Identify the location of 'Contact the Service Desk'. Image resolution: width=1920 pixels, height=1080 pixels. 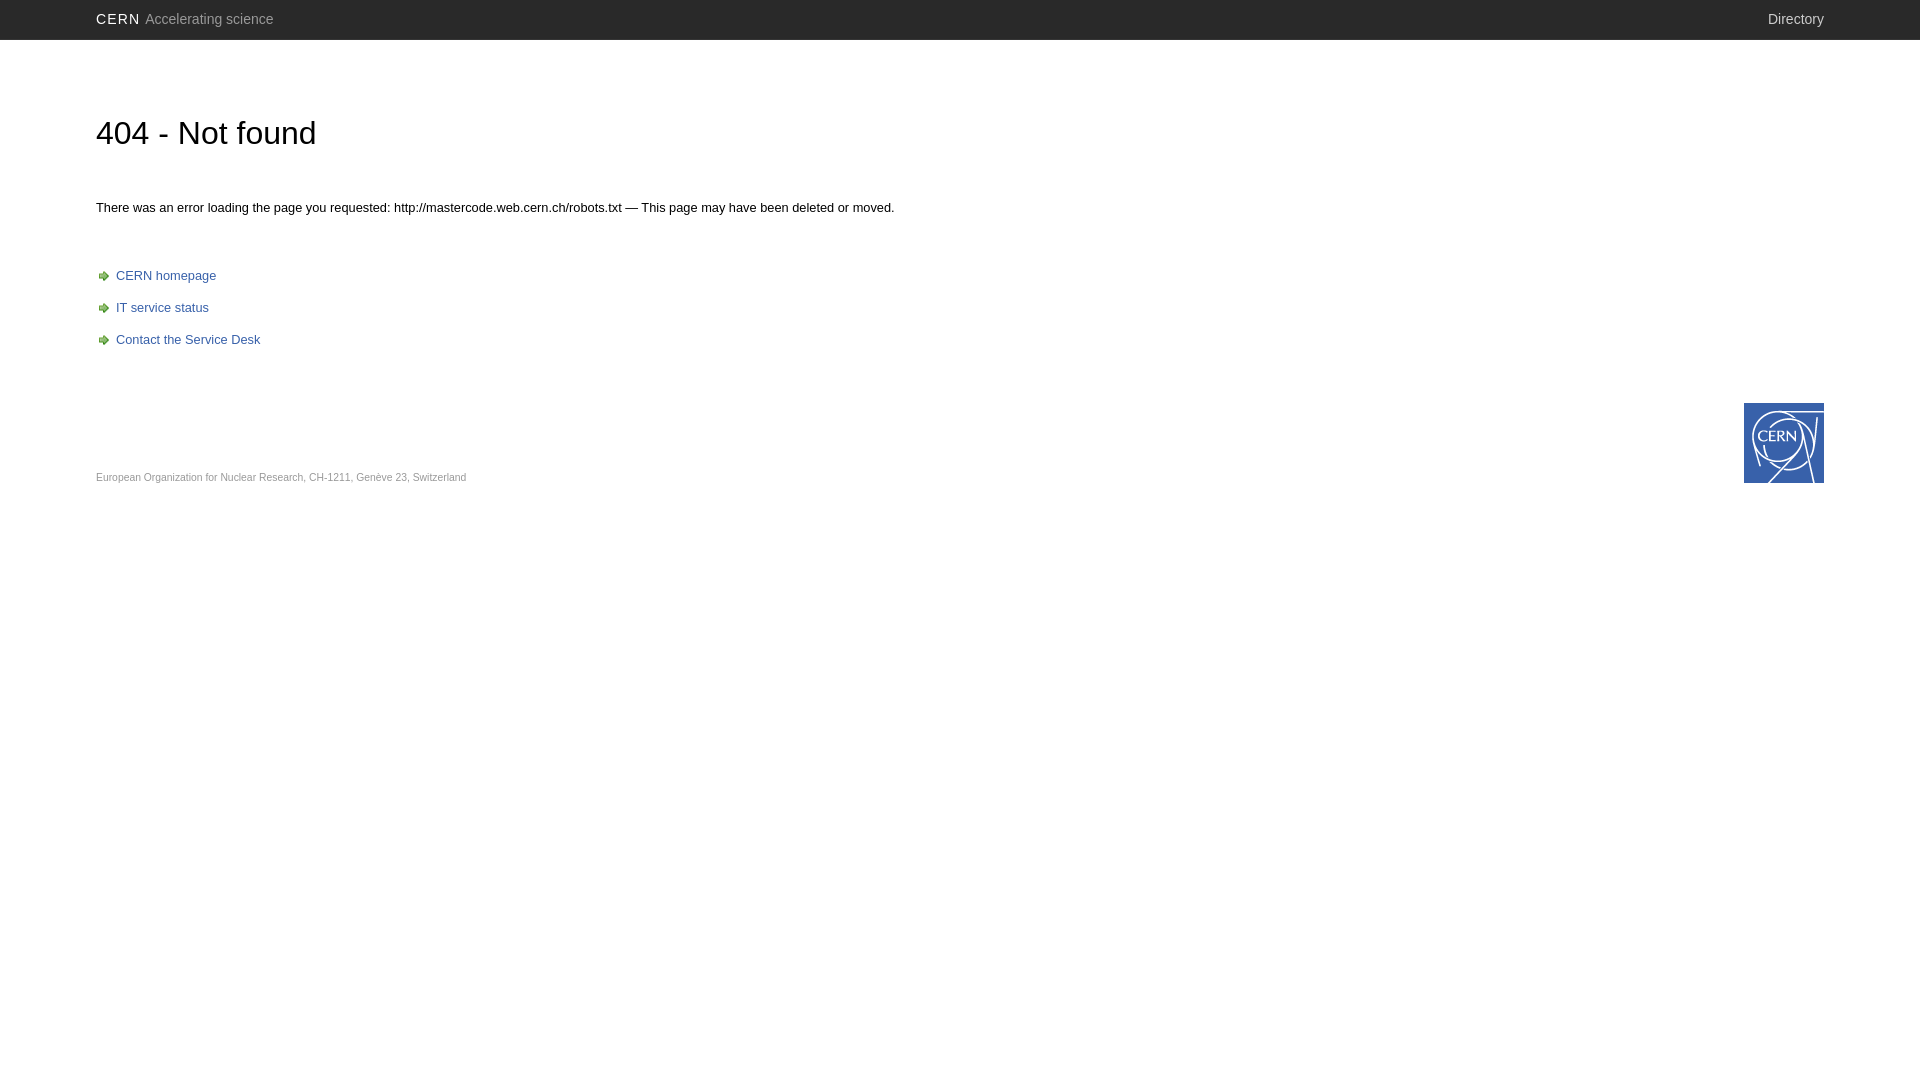
(177, 338).